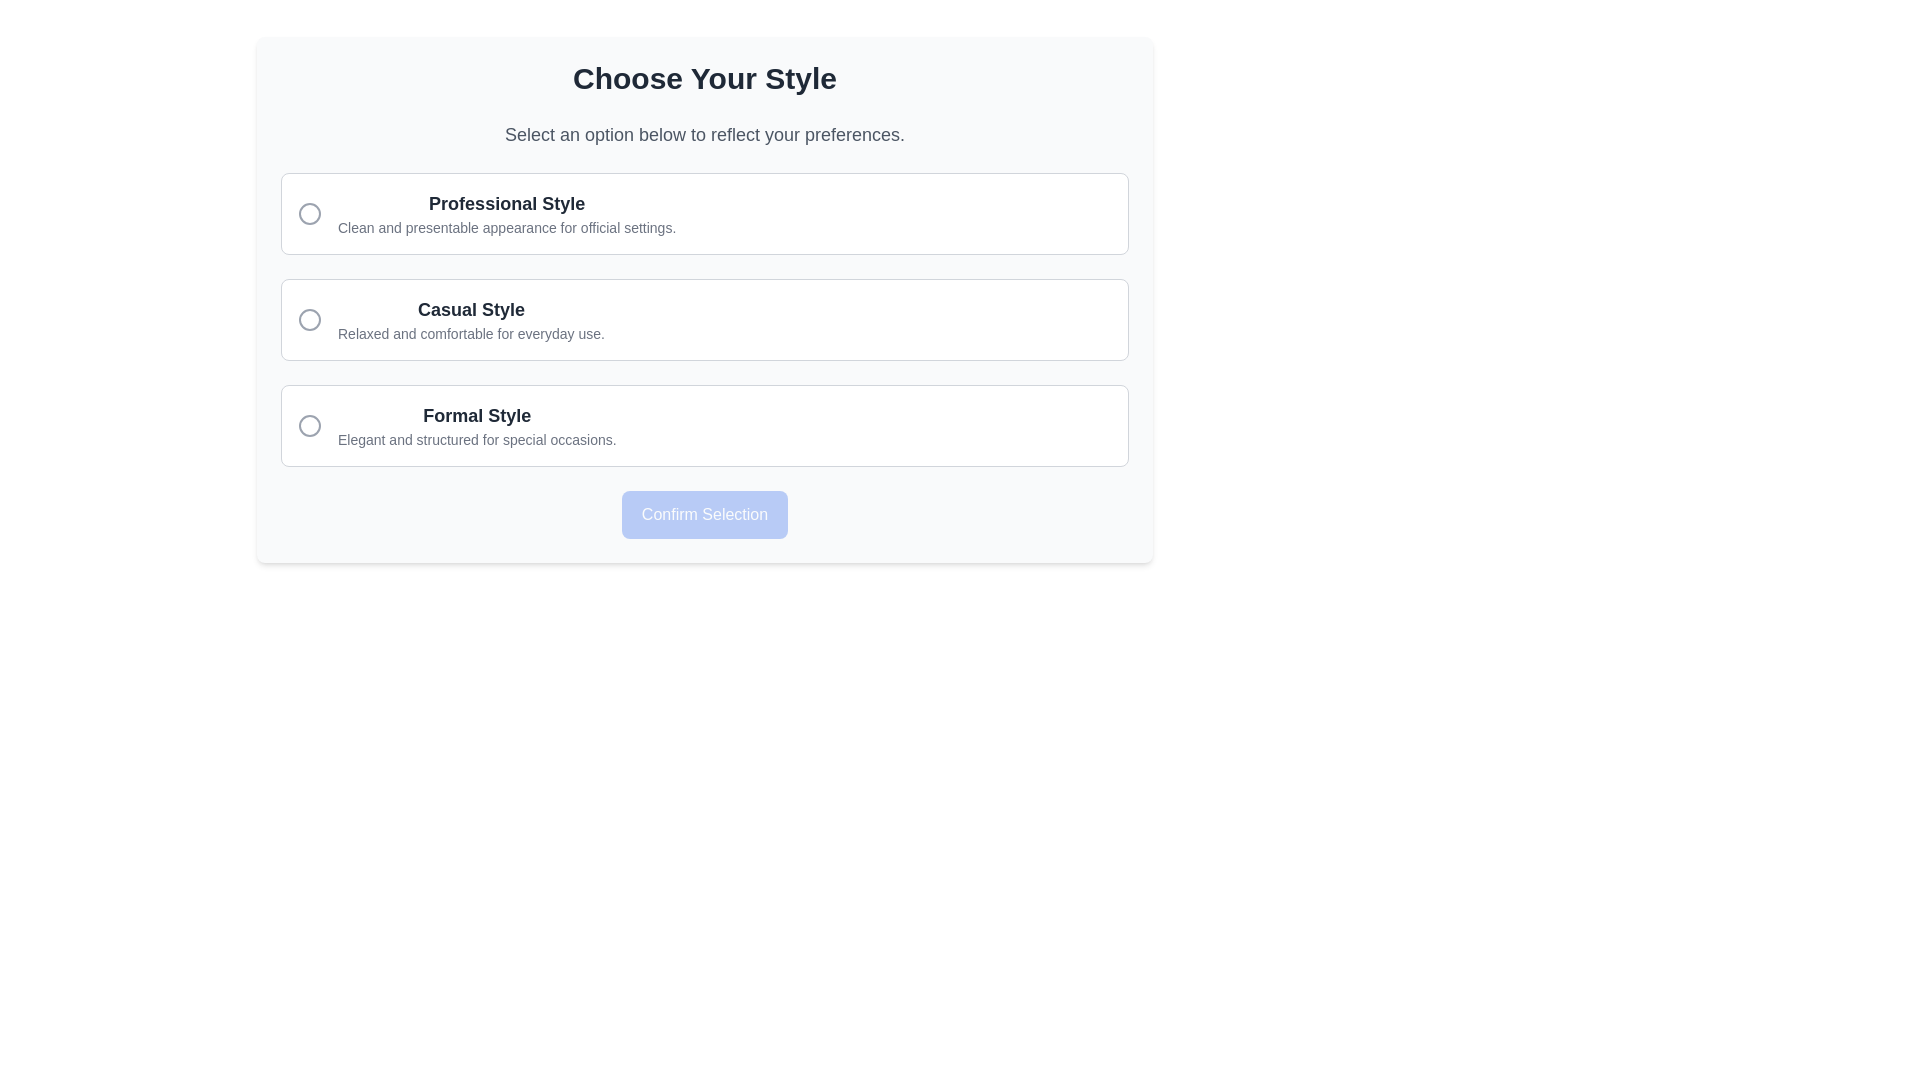  What do you see at coordinates (309, 424) in the screenshot?
I see `the central circular SVG indicator for the 'Formal Style' option in the vertical list of style selectors` at bounding box center [309, 424].